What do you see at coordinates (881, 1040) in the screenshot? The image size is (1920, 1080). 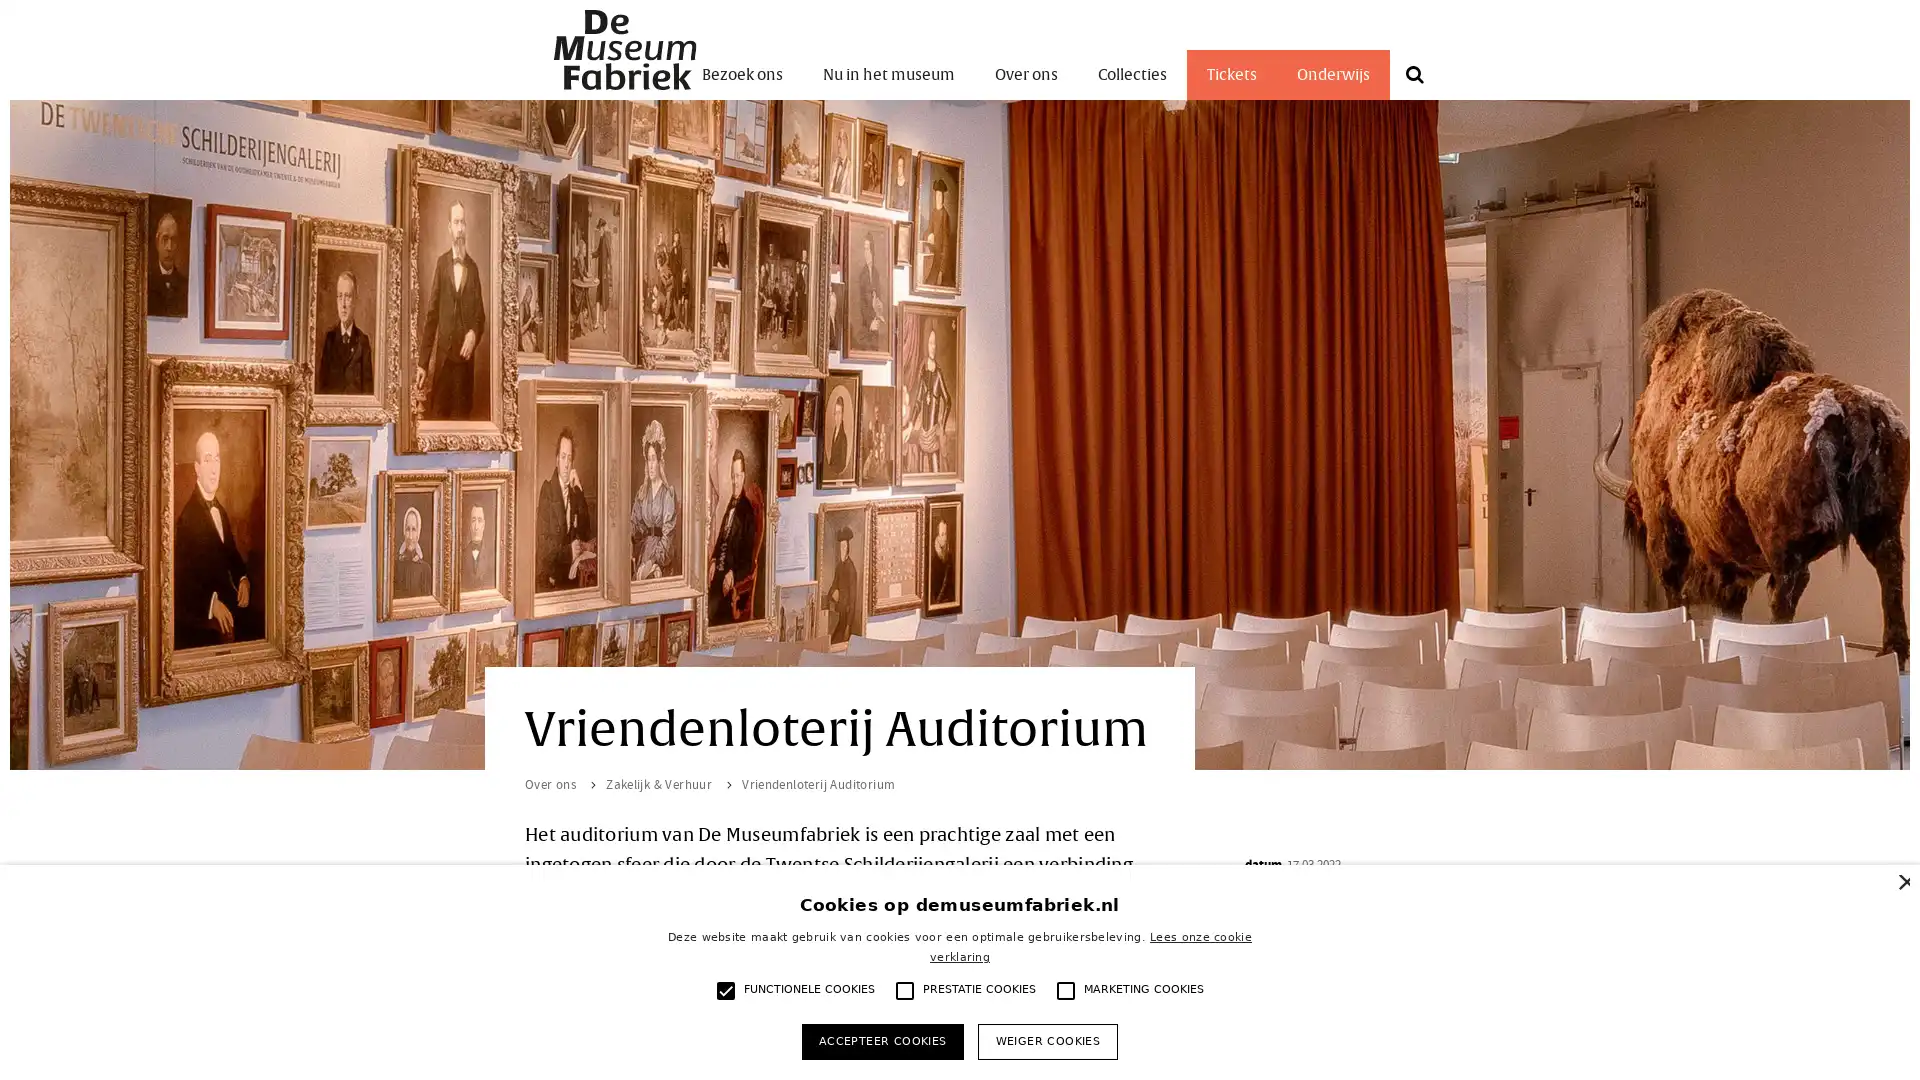 I see `ACCEPTEER COOKIES` at bounding box center [881, 1040].